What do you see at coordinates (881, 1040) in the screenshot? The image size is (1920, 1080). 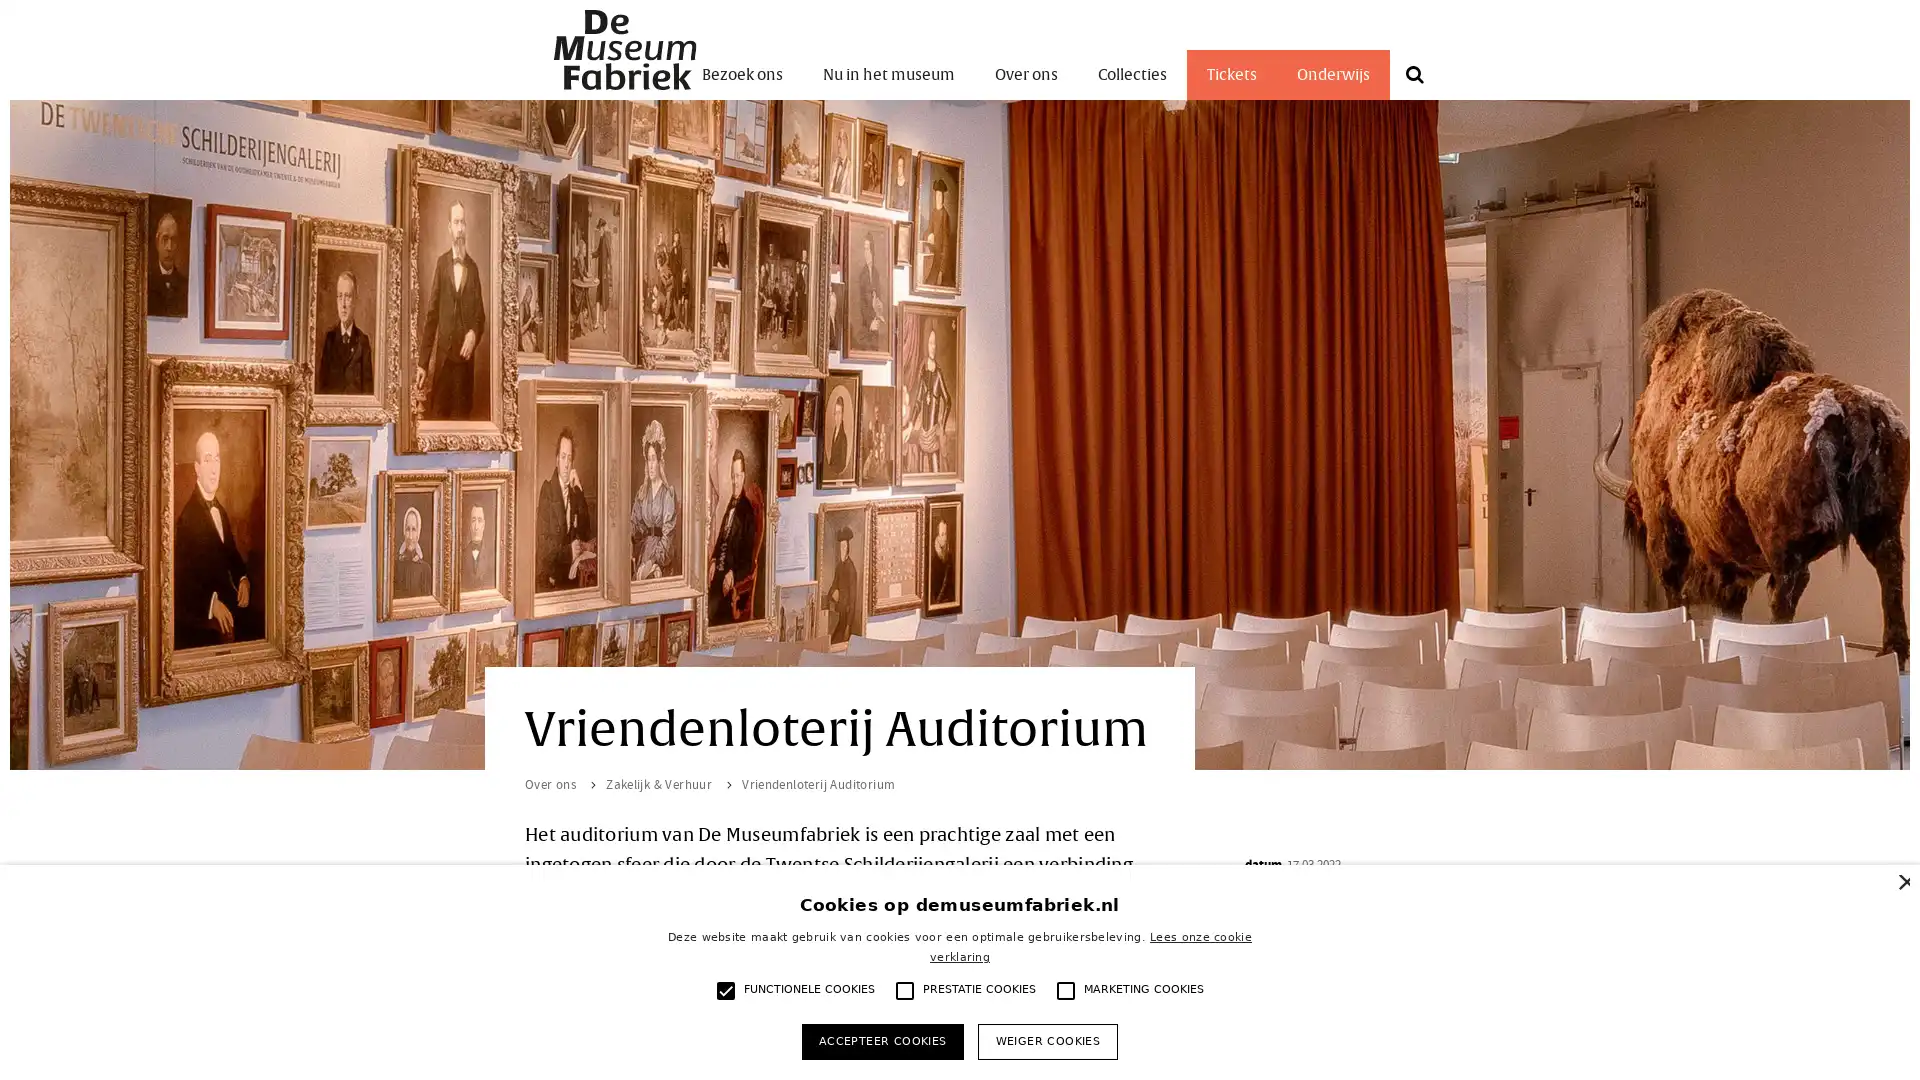 I see `ACCEPTEER COOKIES` at bounding box center [881, 1040].